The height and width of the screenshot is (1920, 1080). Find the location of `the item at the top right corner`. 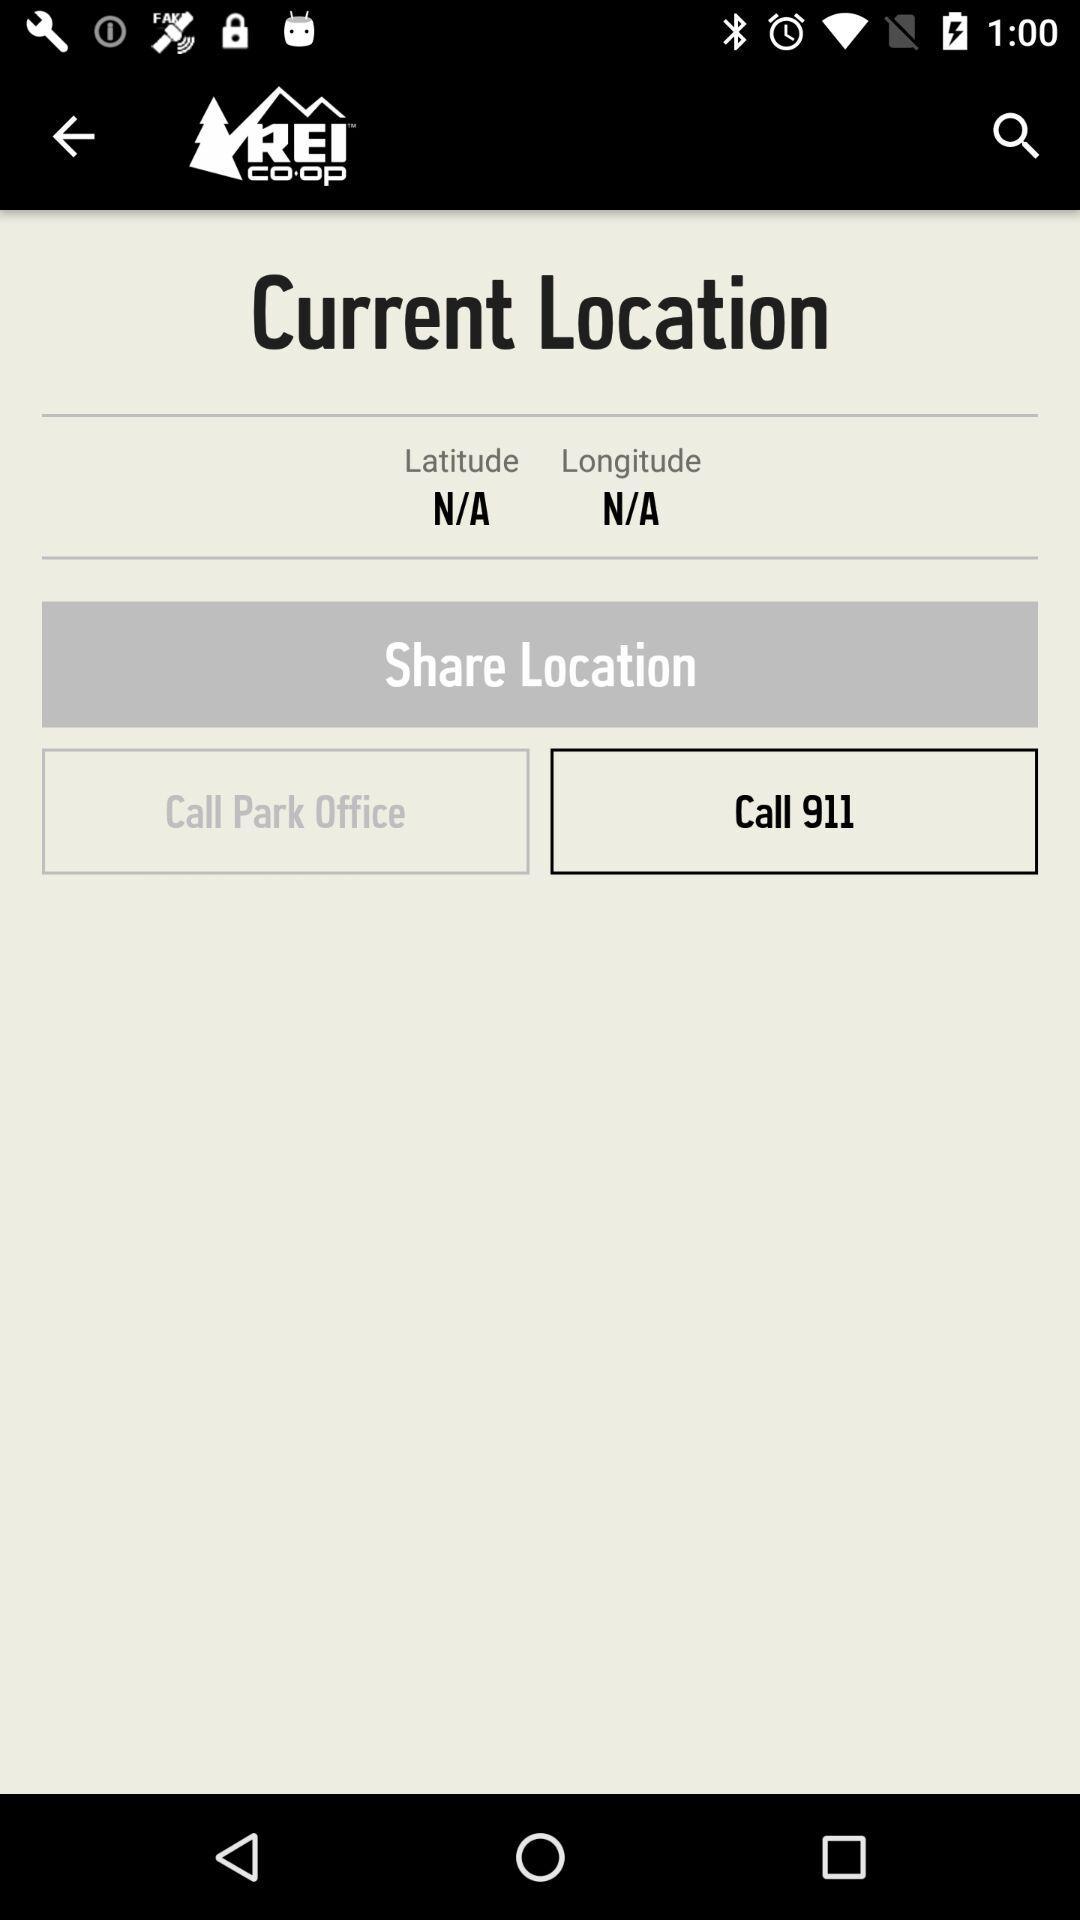

the item at the top right corner is located at coordinates (1017, 135).